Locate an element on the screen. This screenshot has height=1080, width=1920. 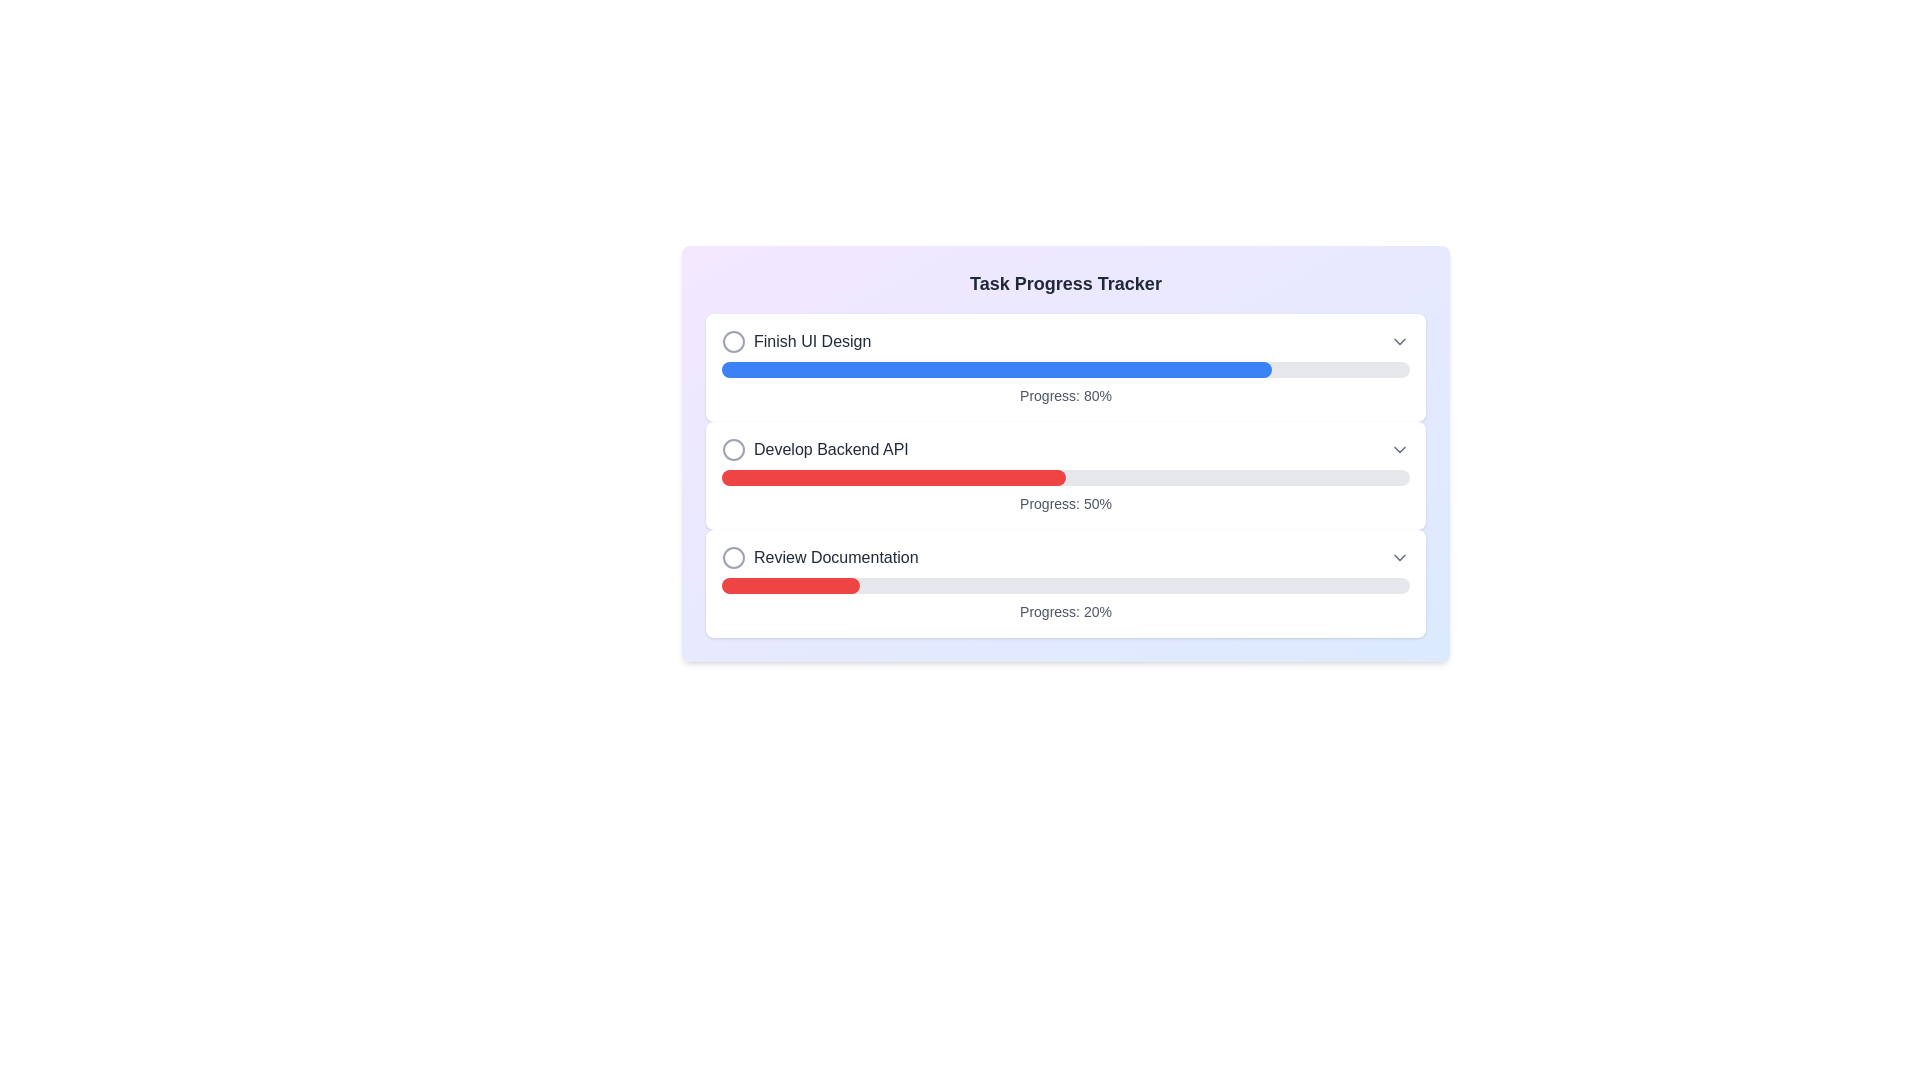
the label indicating the task titled 'Review Documentation' located in the third line item under 'Task Progress Tracker.' is located at coordinates (820, 558).